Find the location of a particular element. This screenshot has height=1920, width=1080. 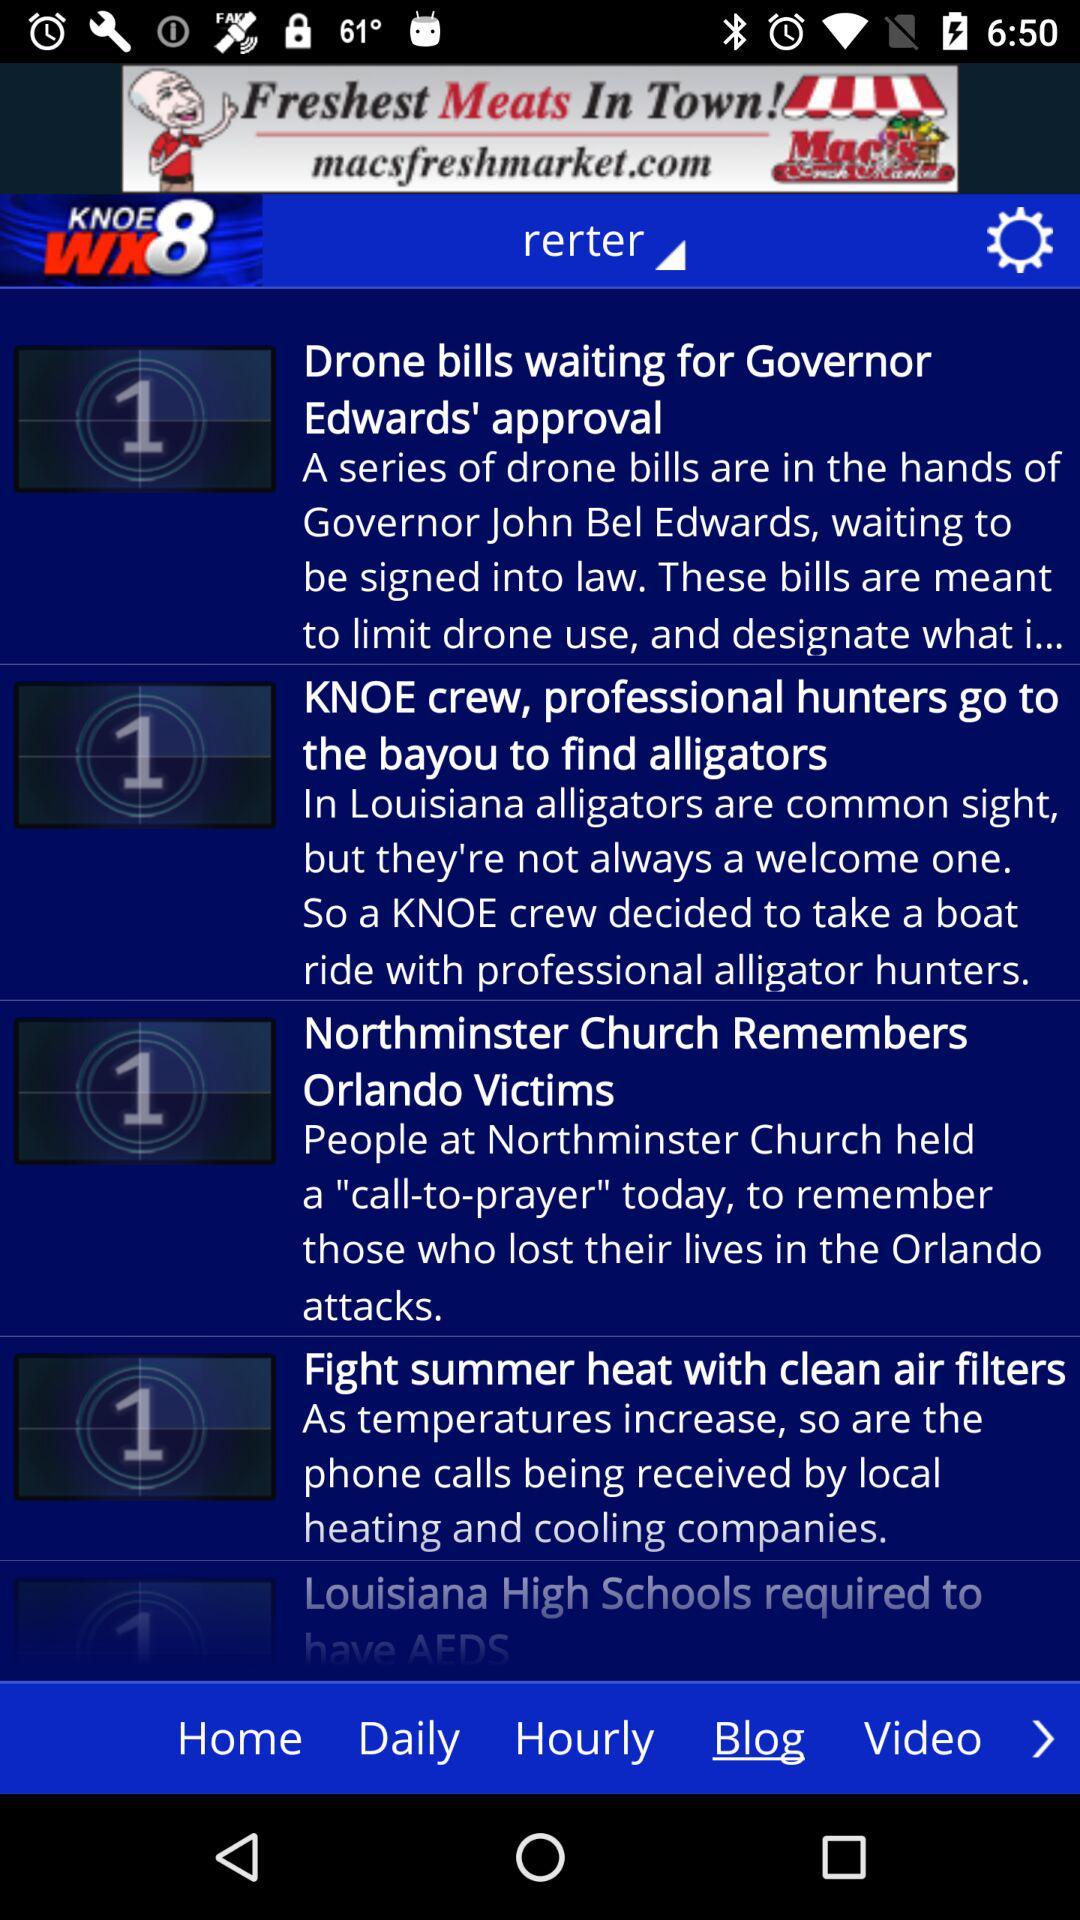

knoe wx8 details is located at coordinates (131, 240).